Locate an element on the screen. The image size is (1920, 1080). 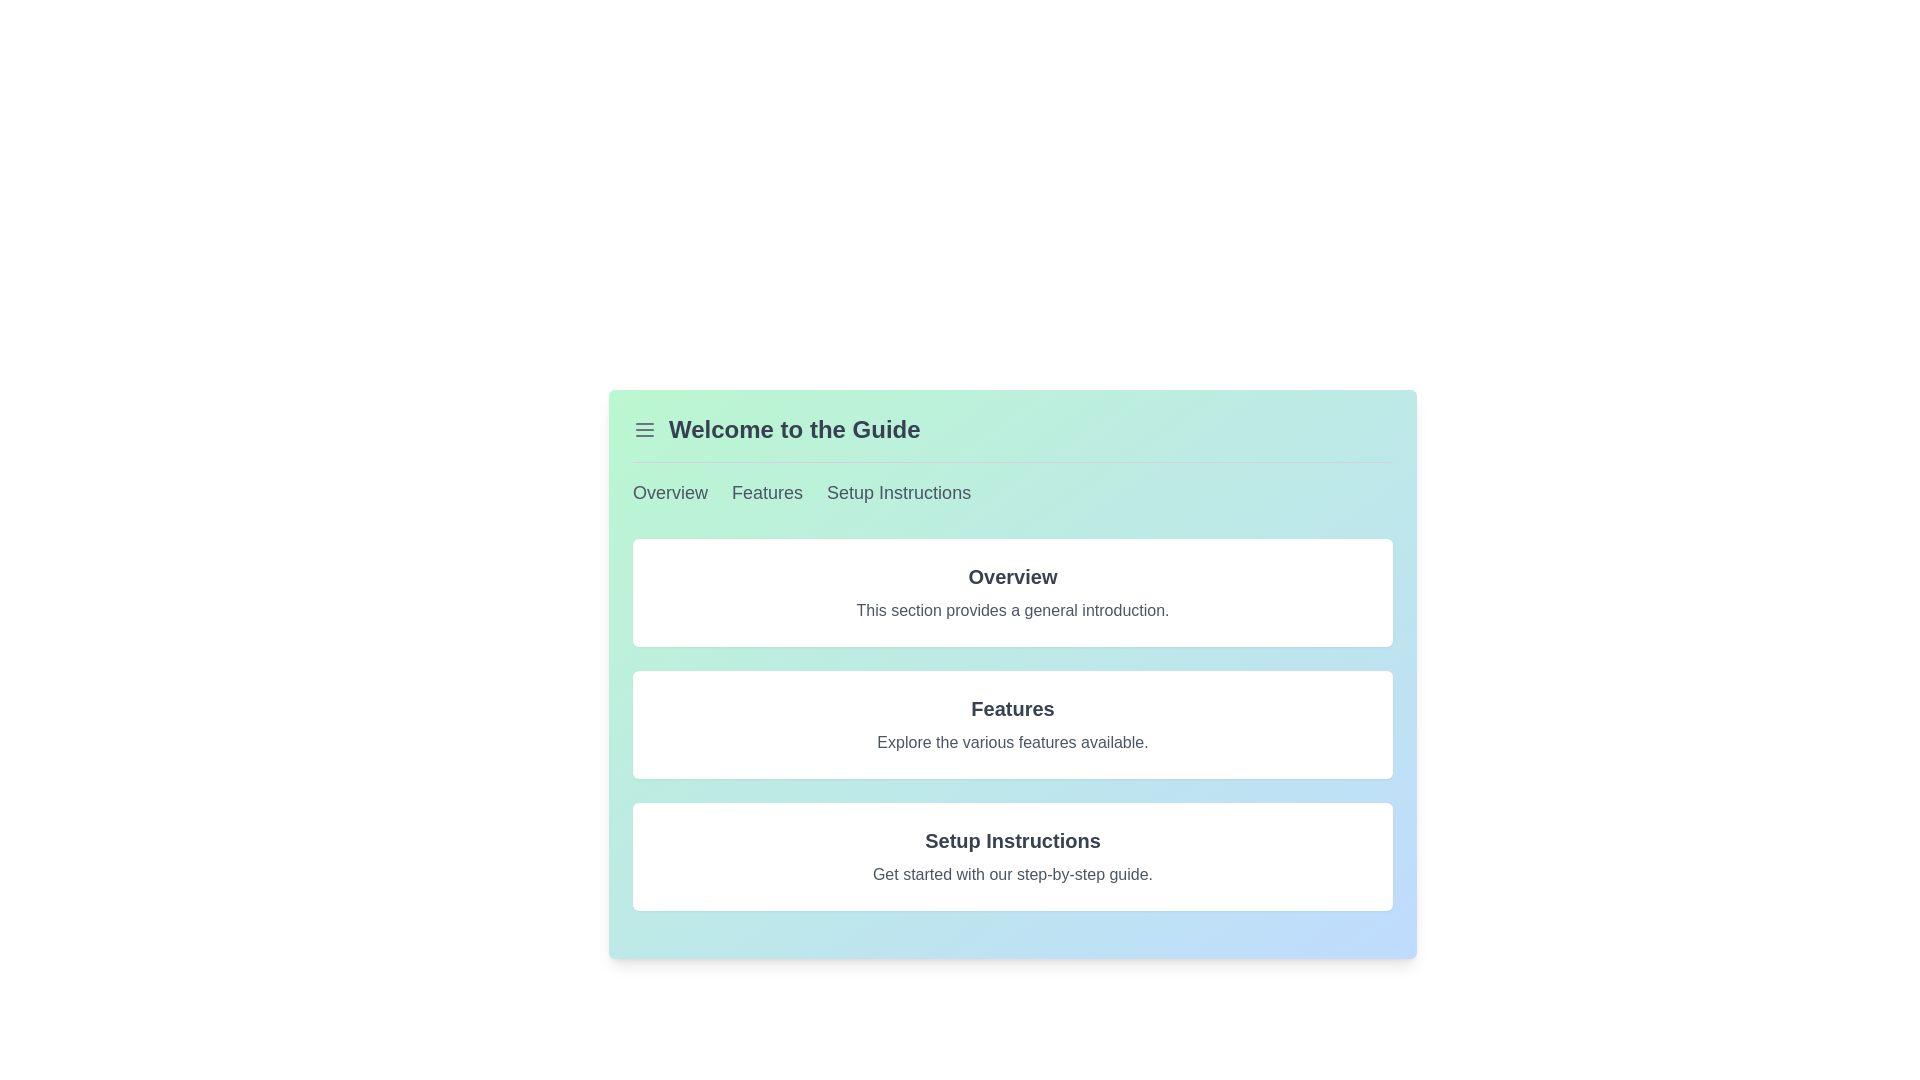
the instructional text element located in the 'Setup Instructions' section, positioned below the section title and aligned to the left margin is located at coordinates (1012, 874).